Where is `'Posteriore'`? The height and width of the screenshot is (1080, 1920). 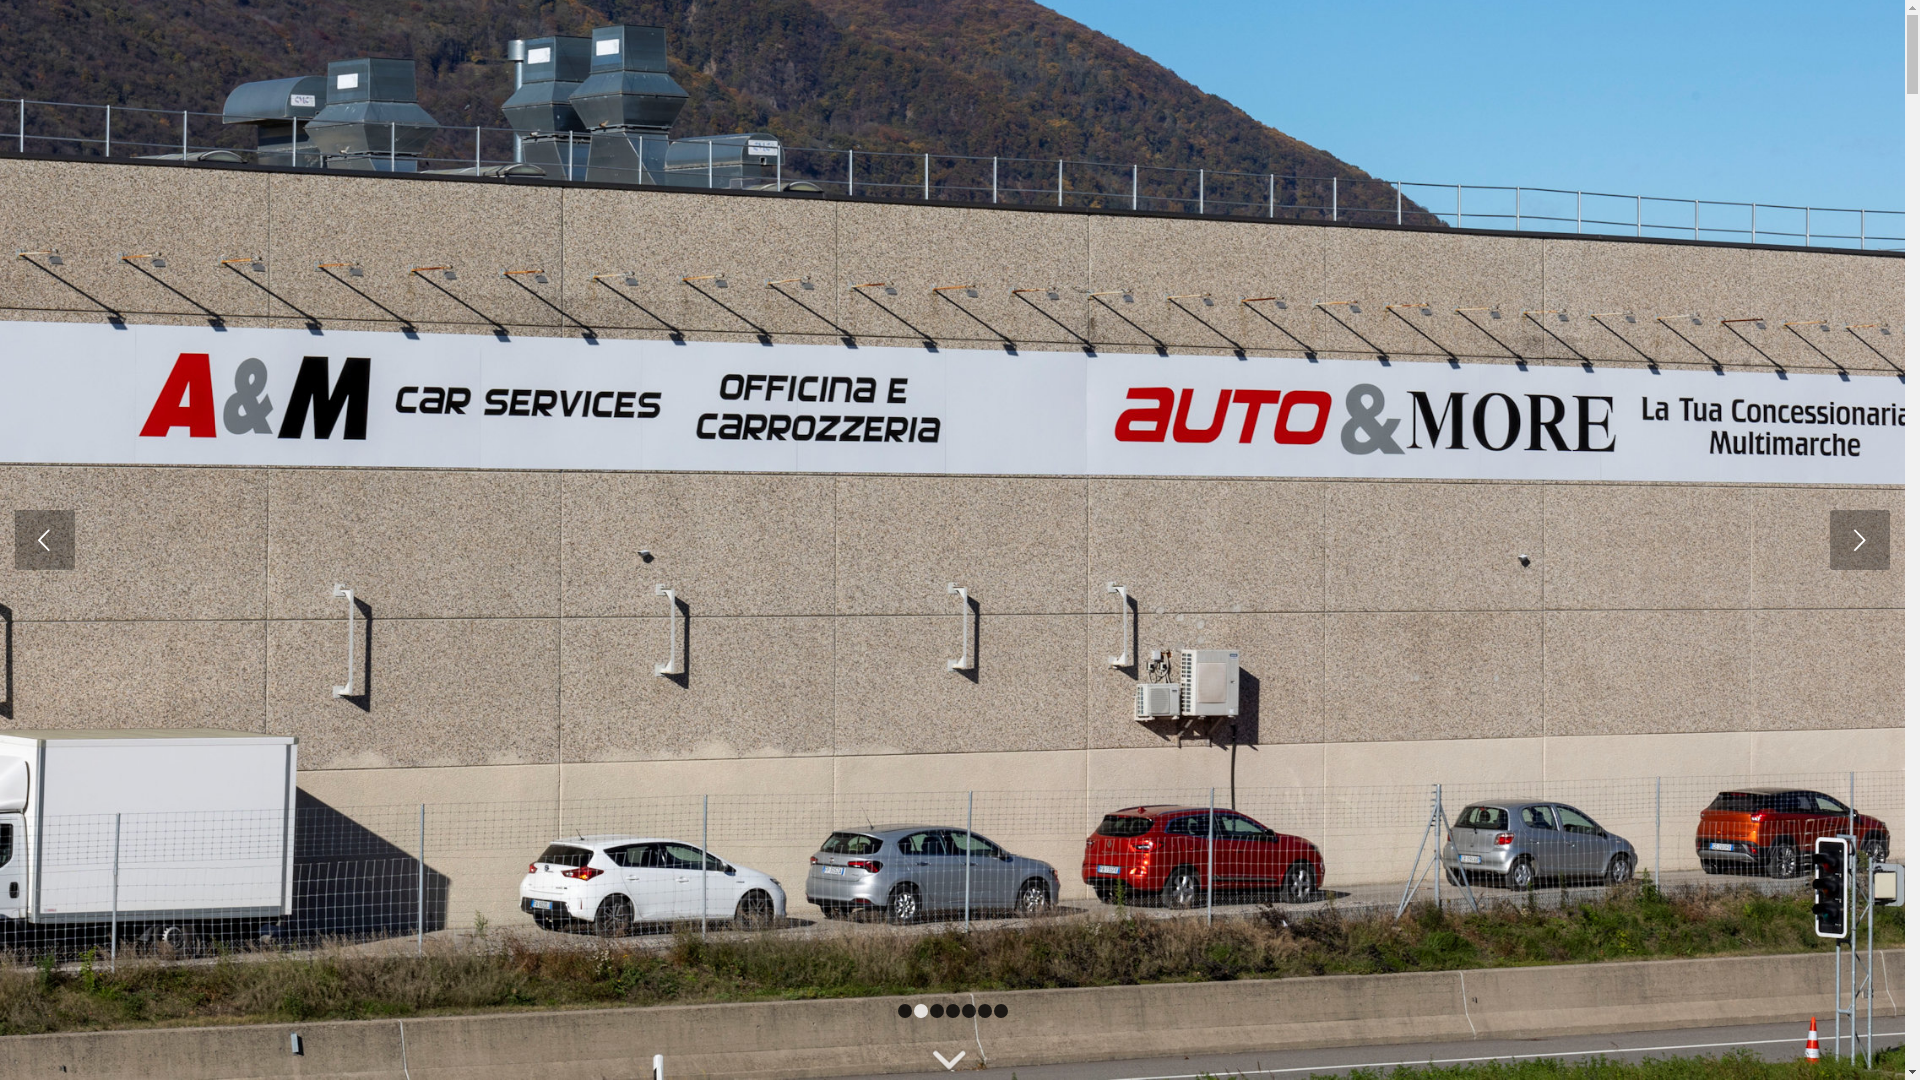 'Posteriore' is located at coordinates (1859, 540).